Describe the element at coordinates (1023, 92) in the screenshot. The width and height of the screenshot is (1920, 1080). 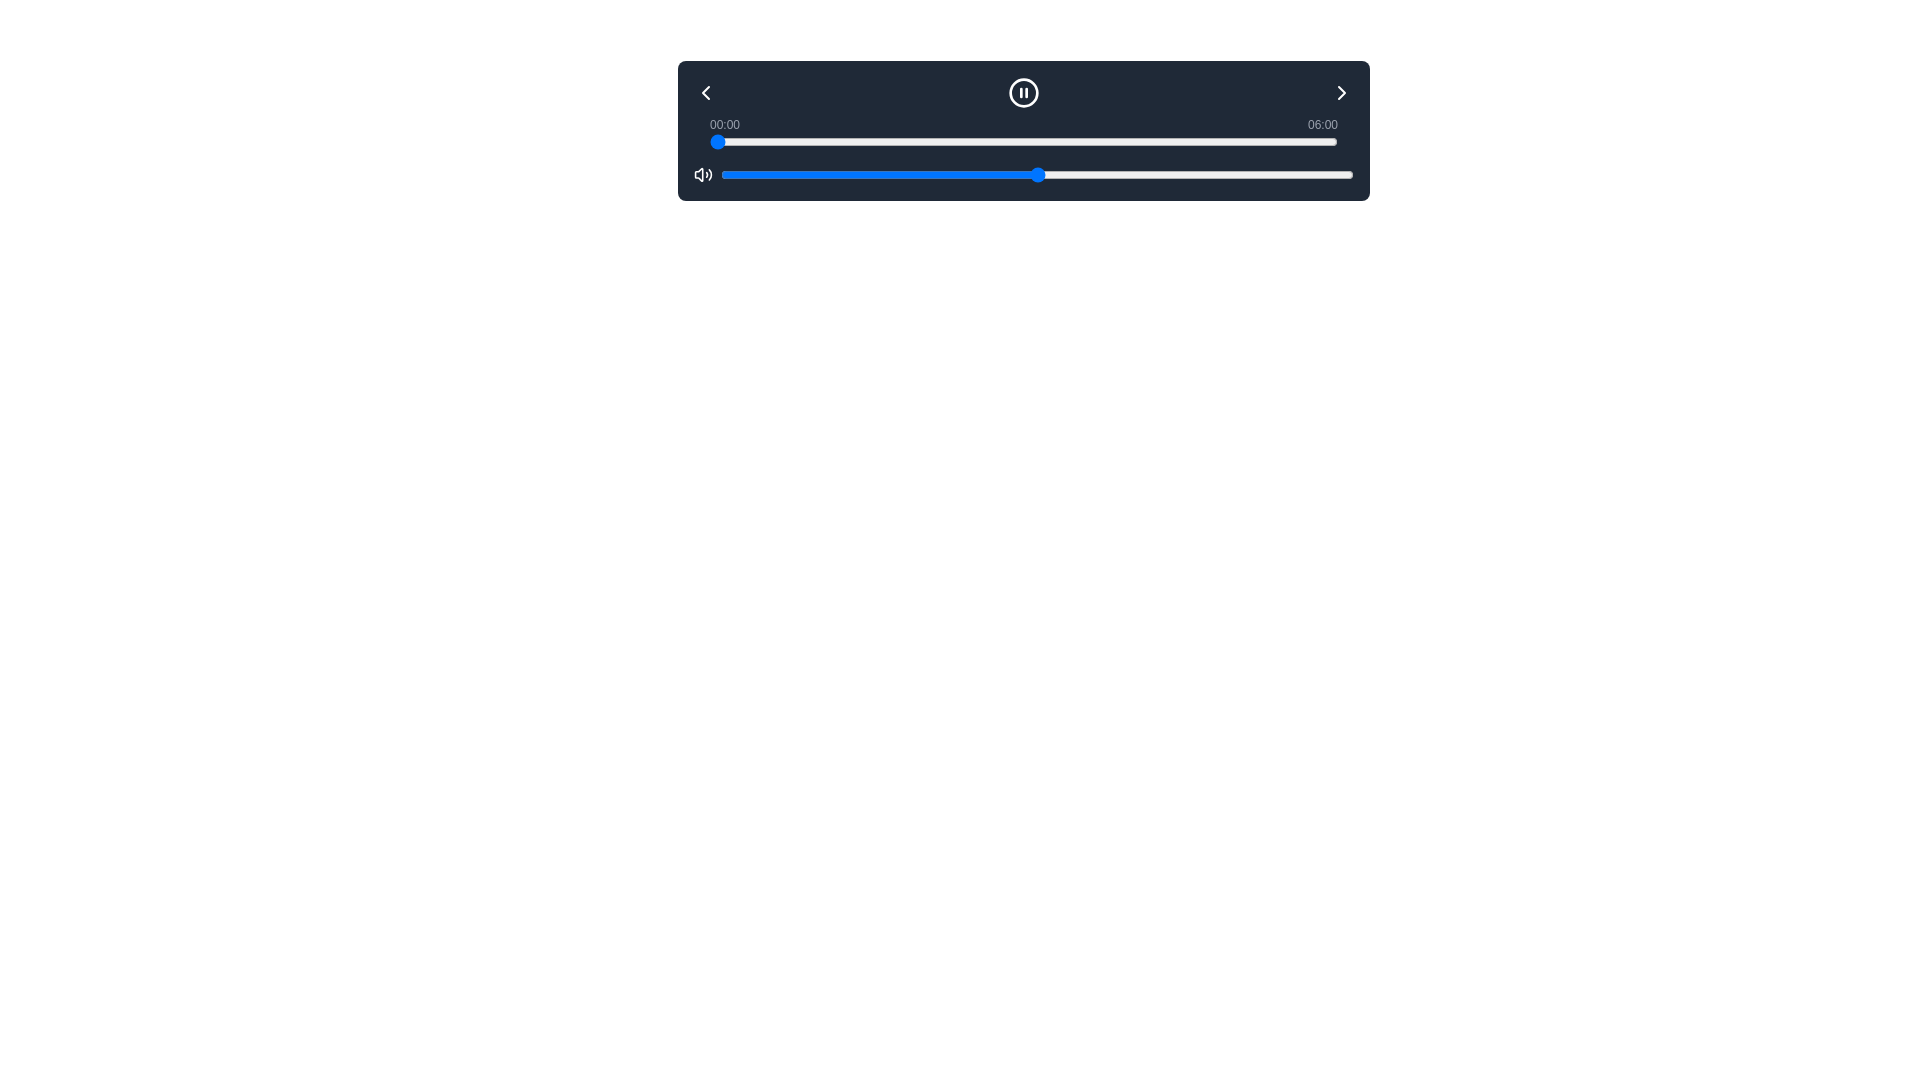
I see `the circular white pause button located against a dark background` at that location.